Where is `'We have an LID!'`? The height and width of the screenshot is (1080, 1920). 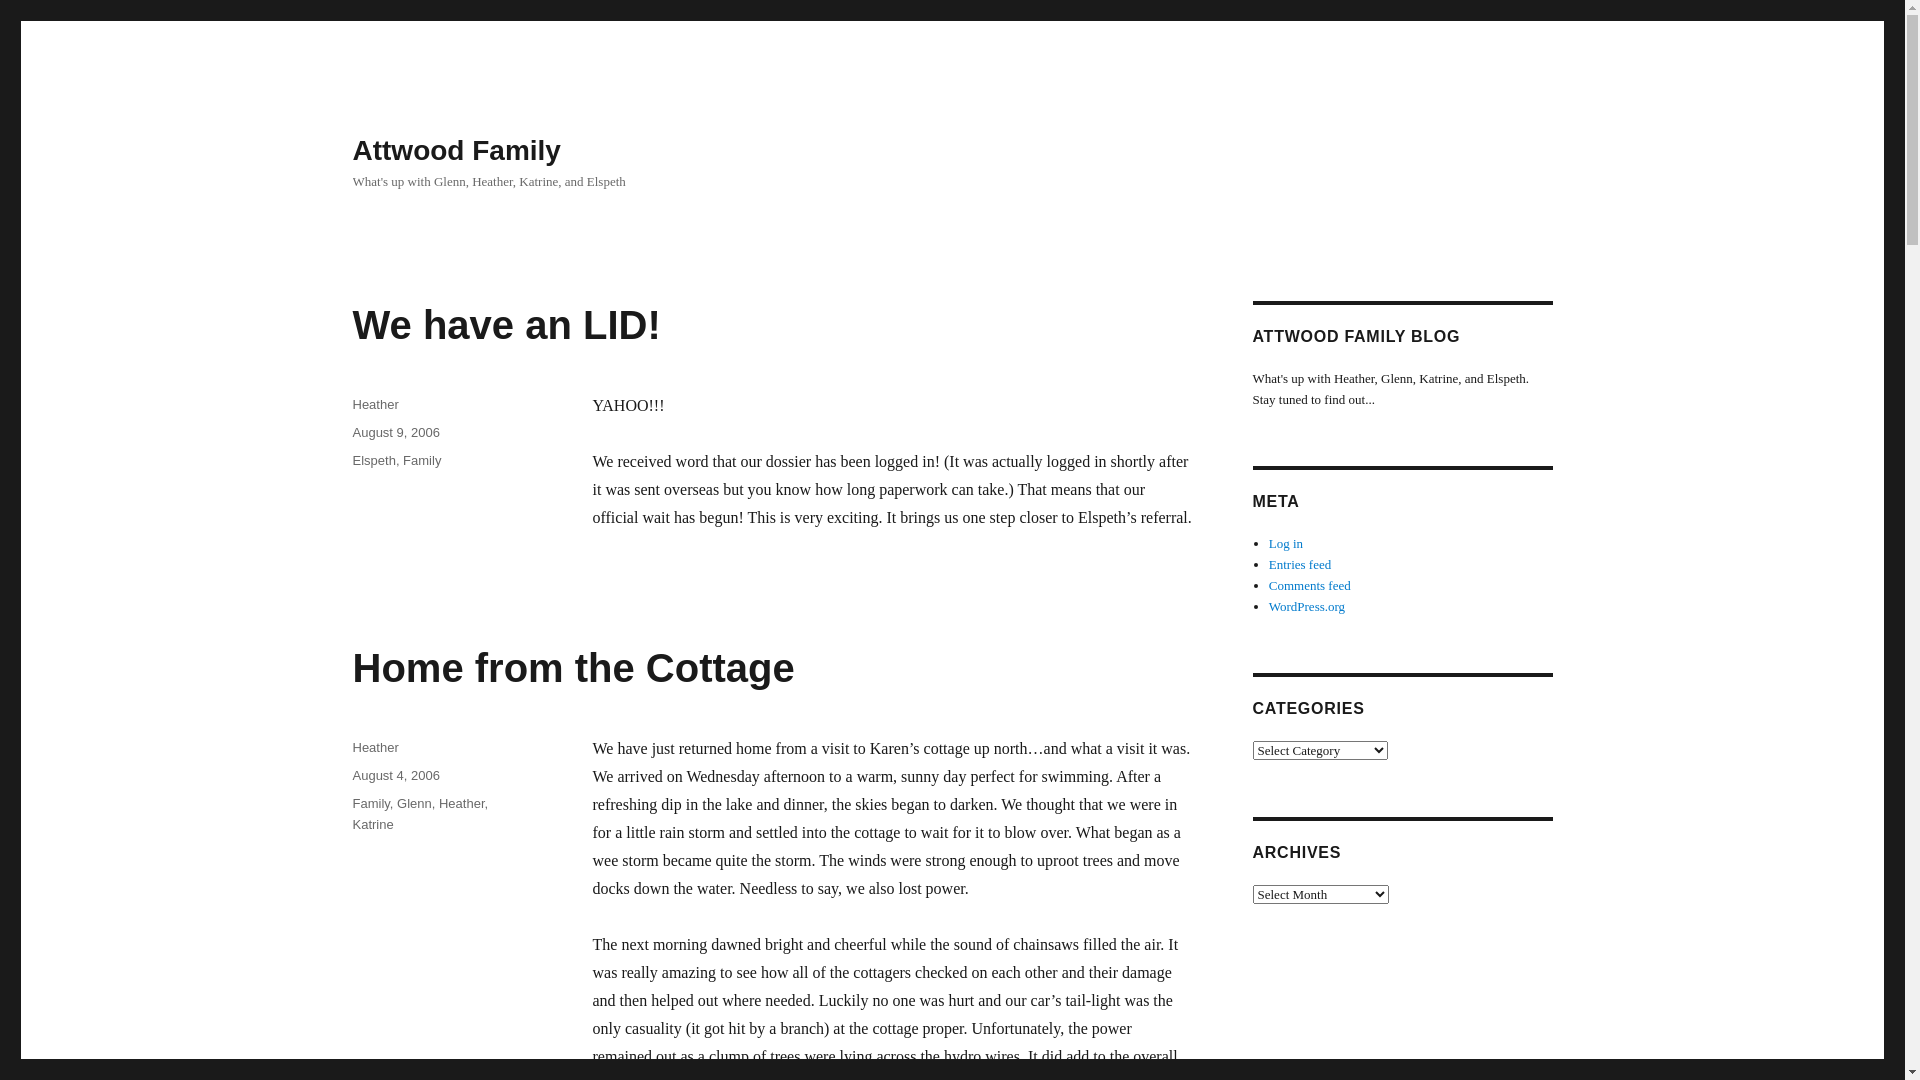
'We have an LID!' is located at coordinates (505, 323).